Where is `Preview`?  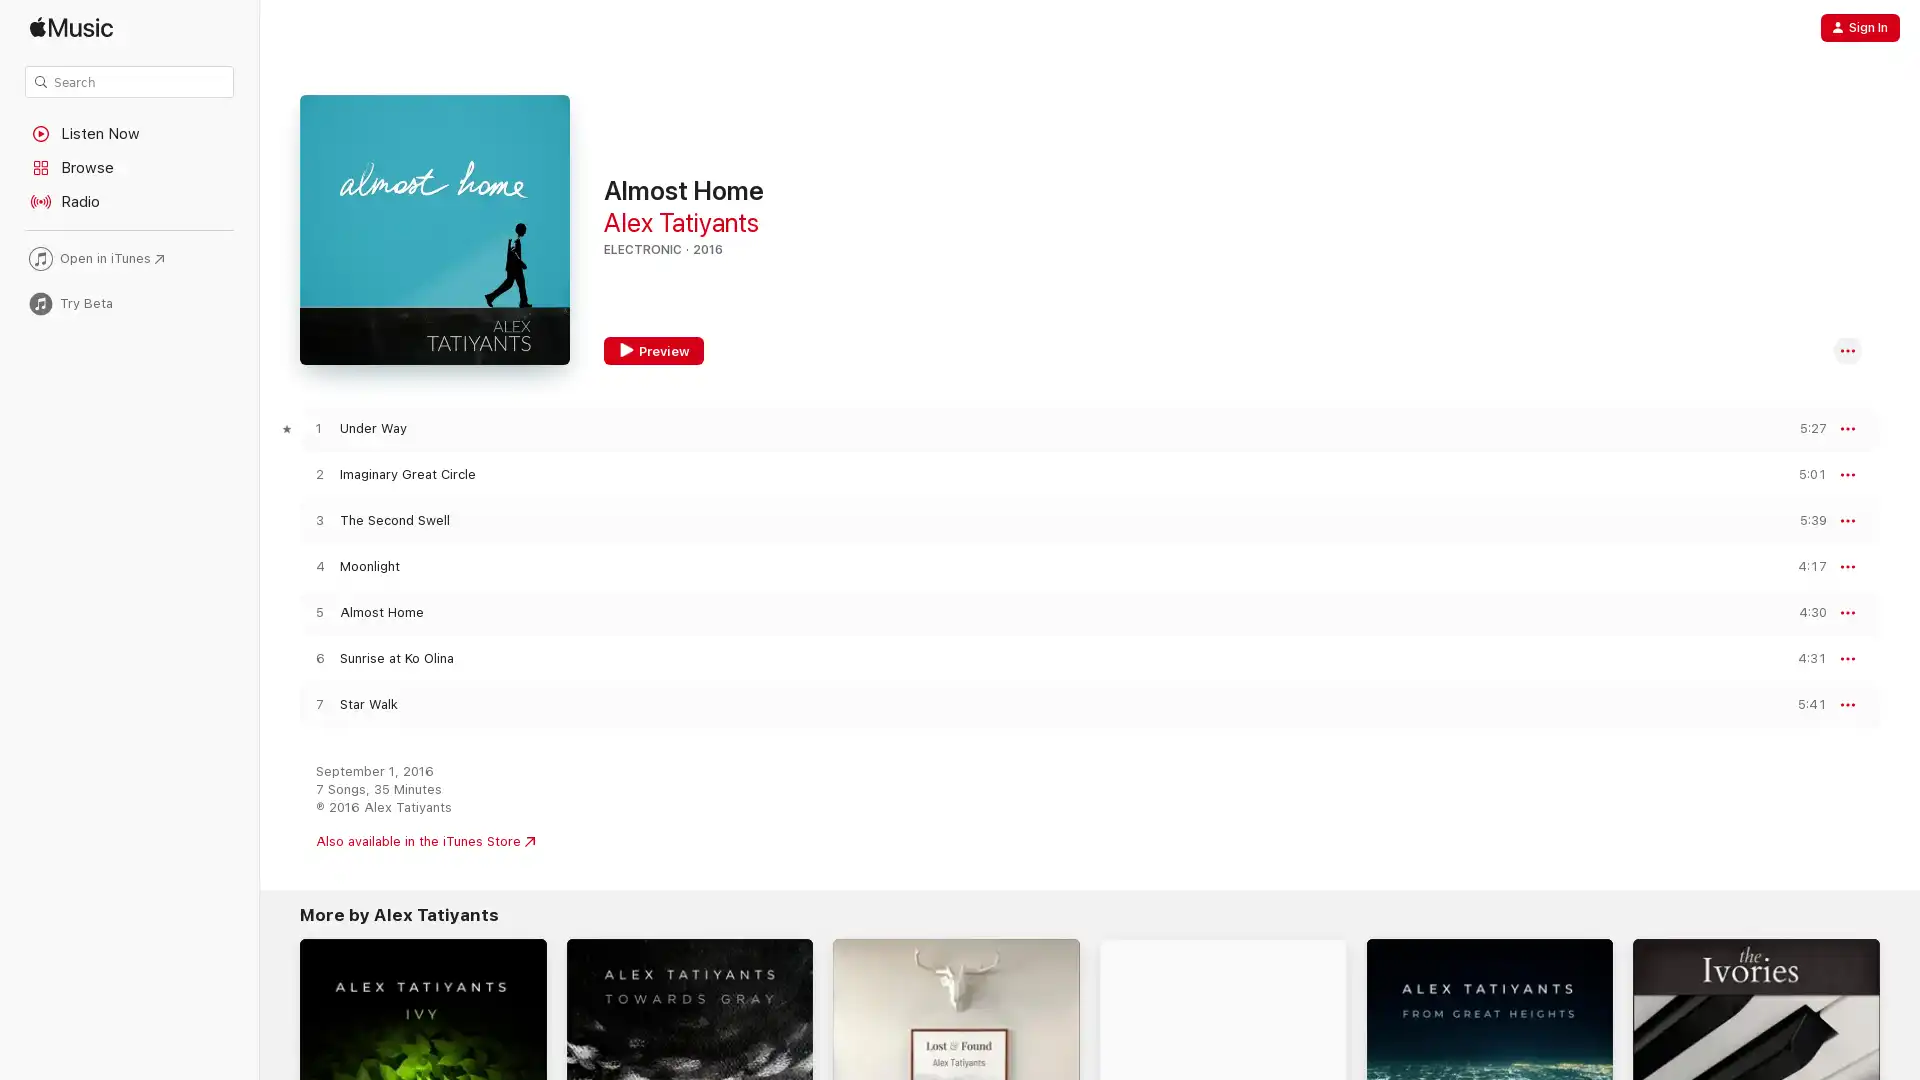
Preview is located at coordinates (1804, 611).